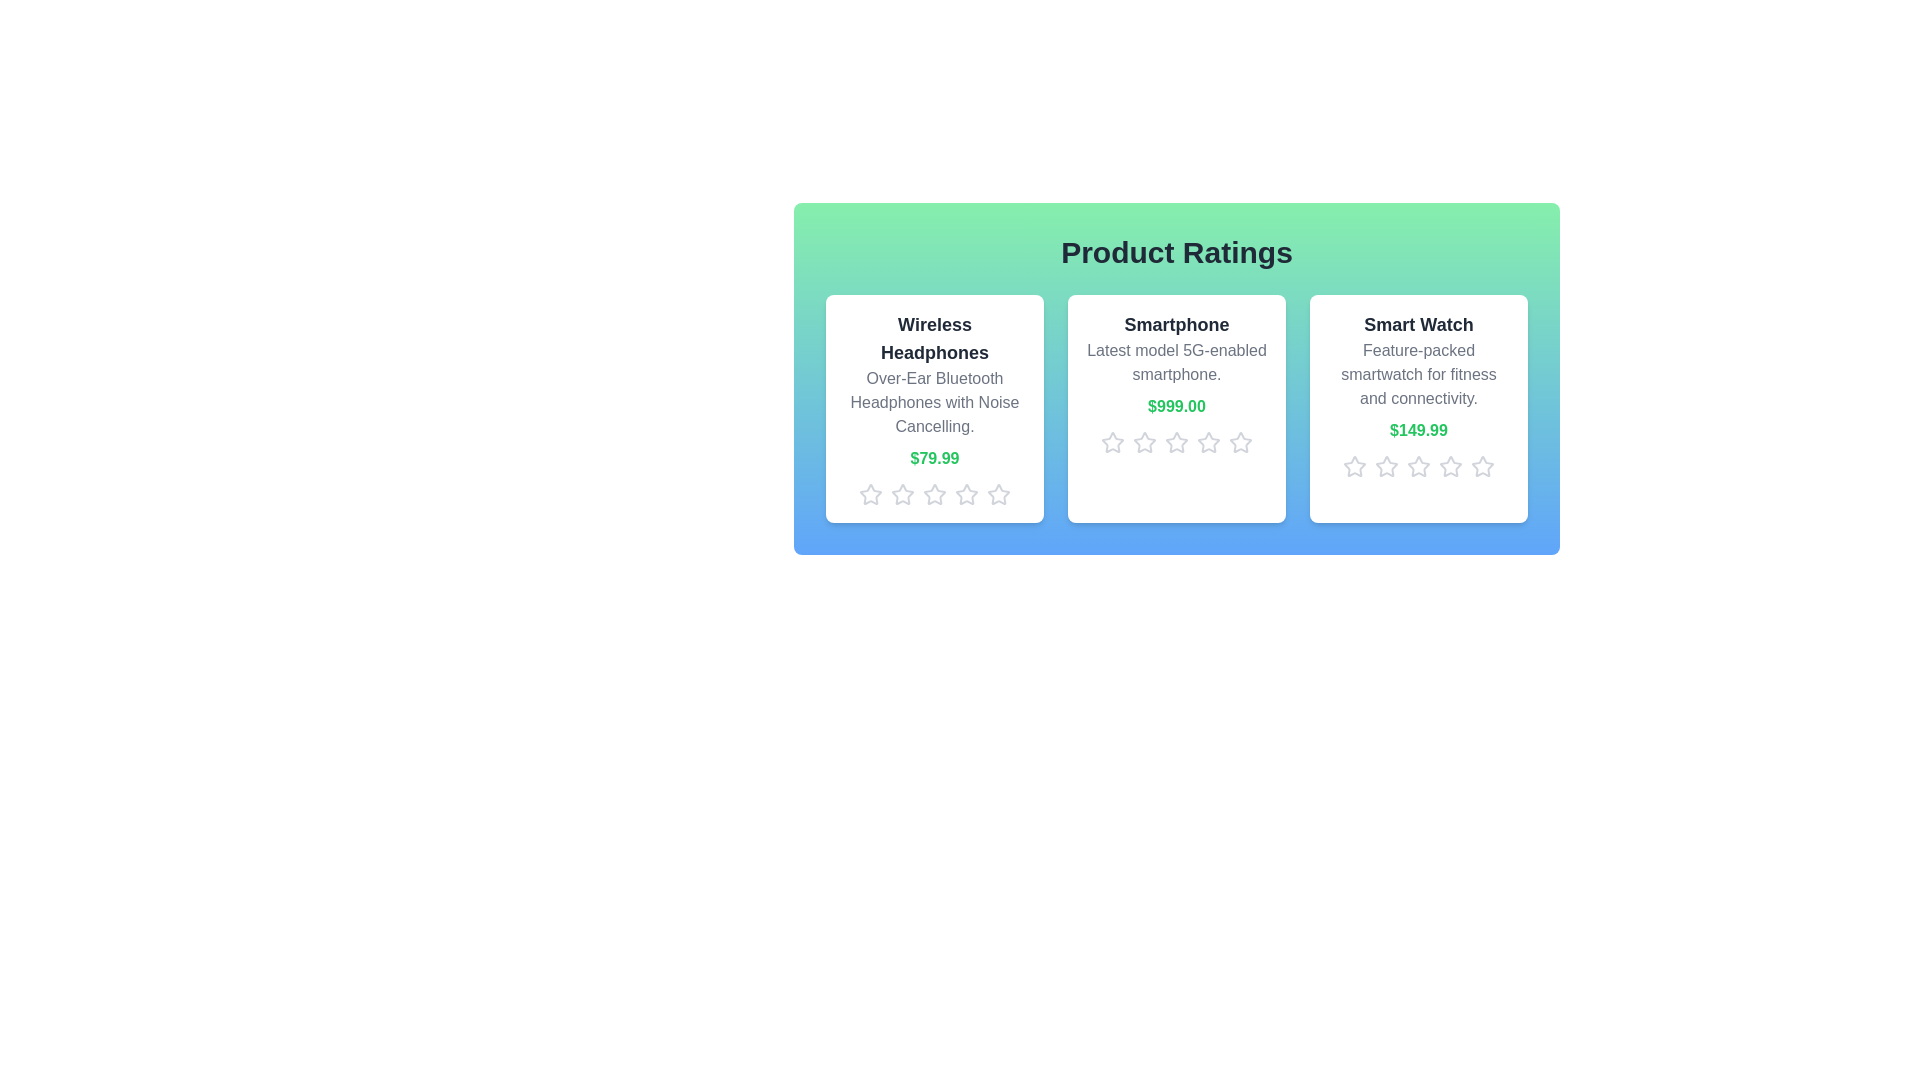  What do you see at coordinates (870, 494) in the screenshot?
I see `the star icon corresponding to 1 stars for the product Wireless Headphones` at bounding box center [870, 494].